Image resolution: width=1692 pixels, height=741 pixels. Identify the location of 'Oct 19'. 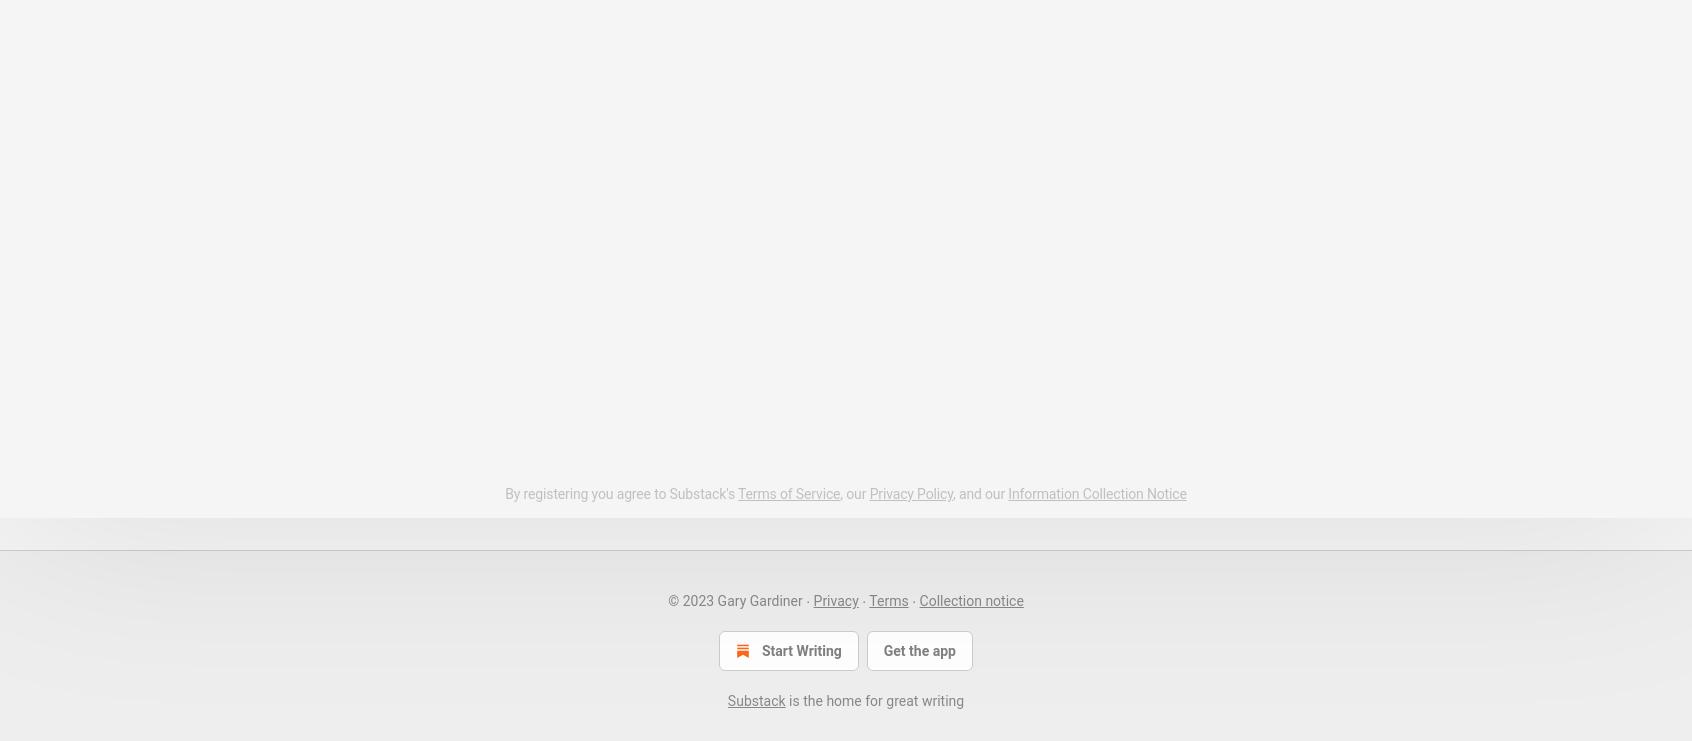
(560, 105).